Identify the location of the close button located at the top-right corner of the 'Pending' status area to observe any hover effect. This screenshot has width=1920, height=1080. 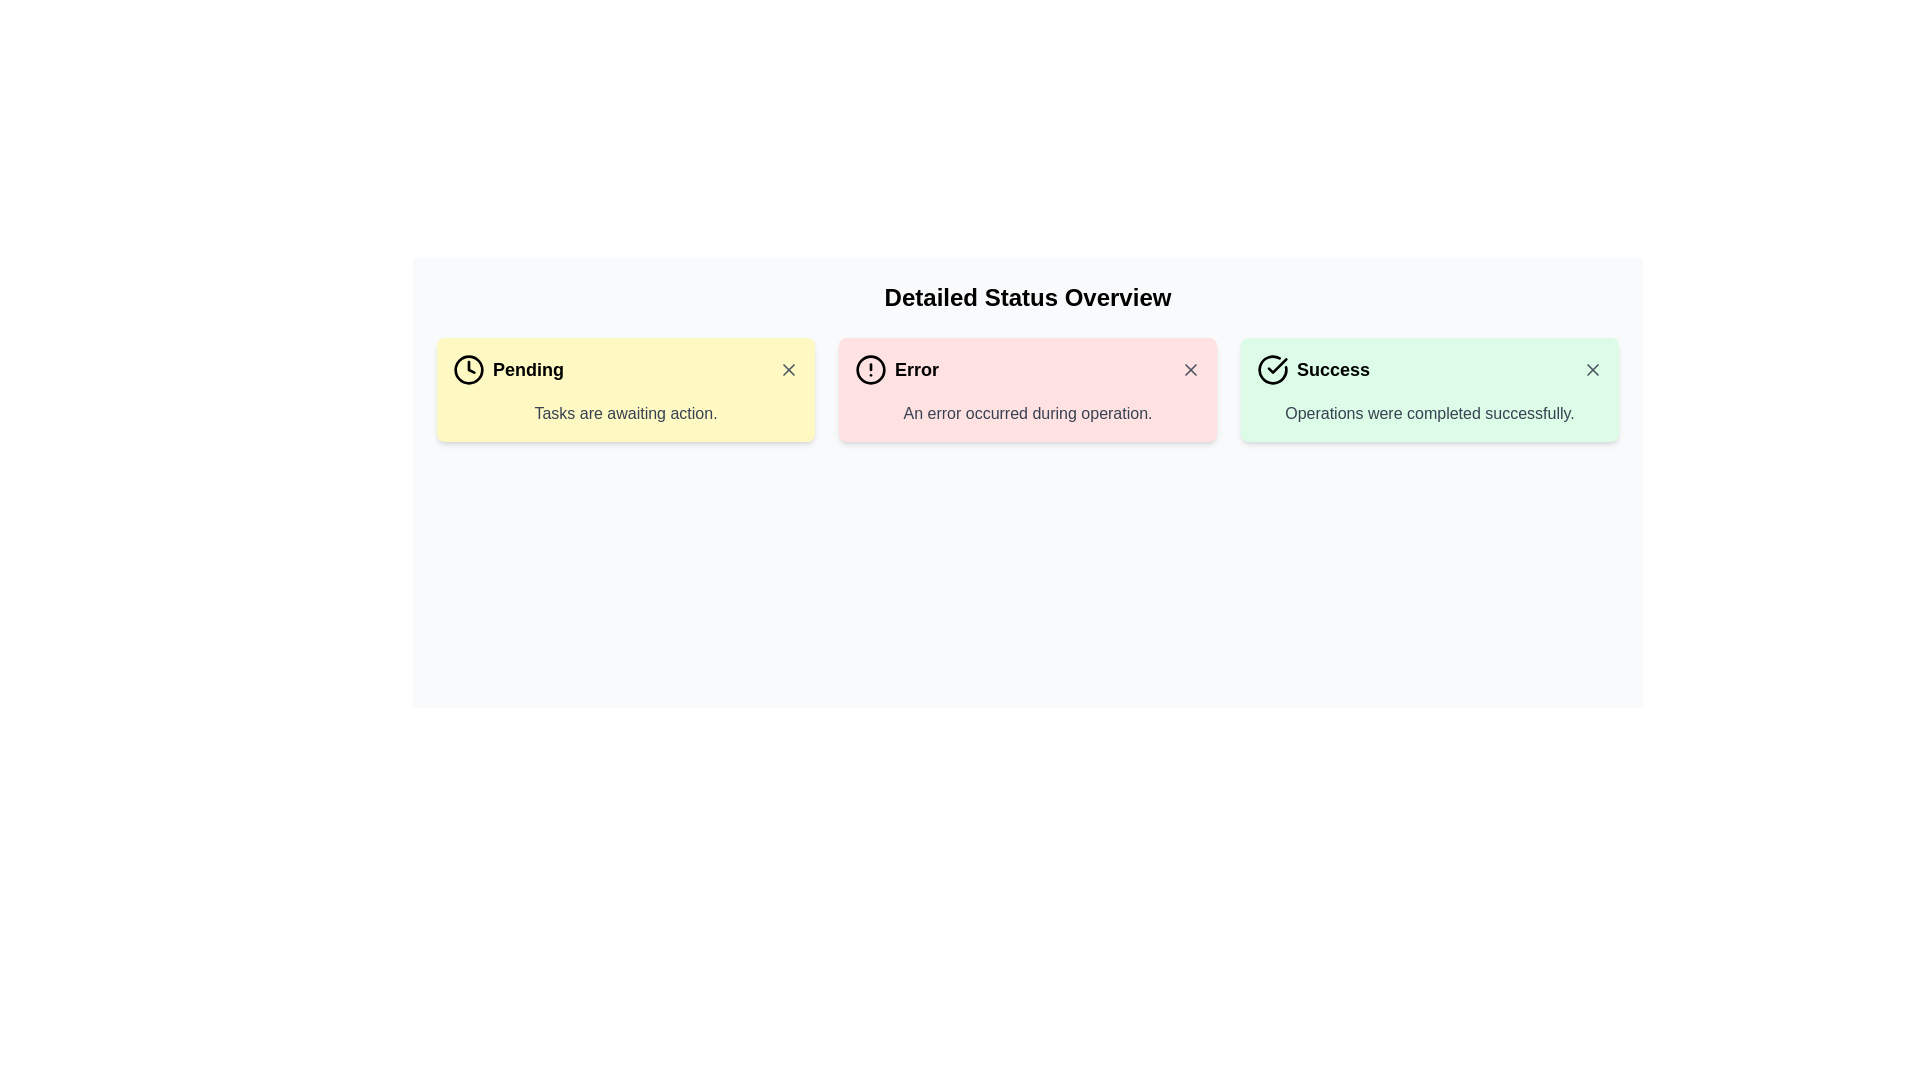
(787, 370).